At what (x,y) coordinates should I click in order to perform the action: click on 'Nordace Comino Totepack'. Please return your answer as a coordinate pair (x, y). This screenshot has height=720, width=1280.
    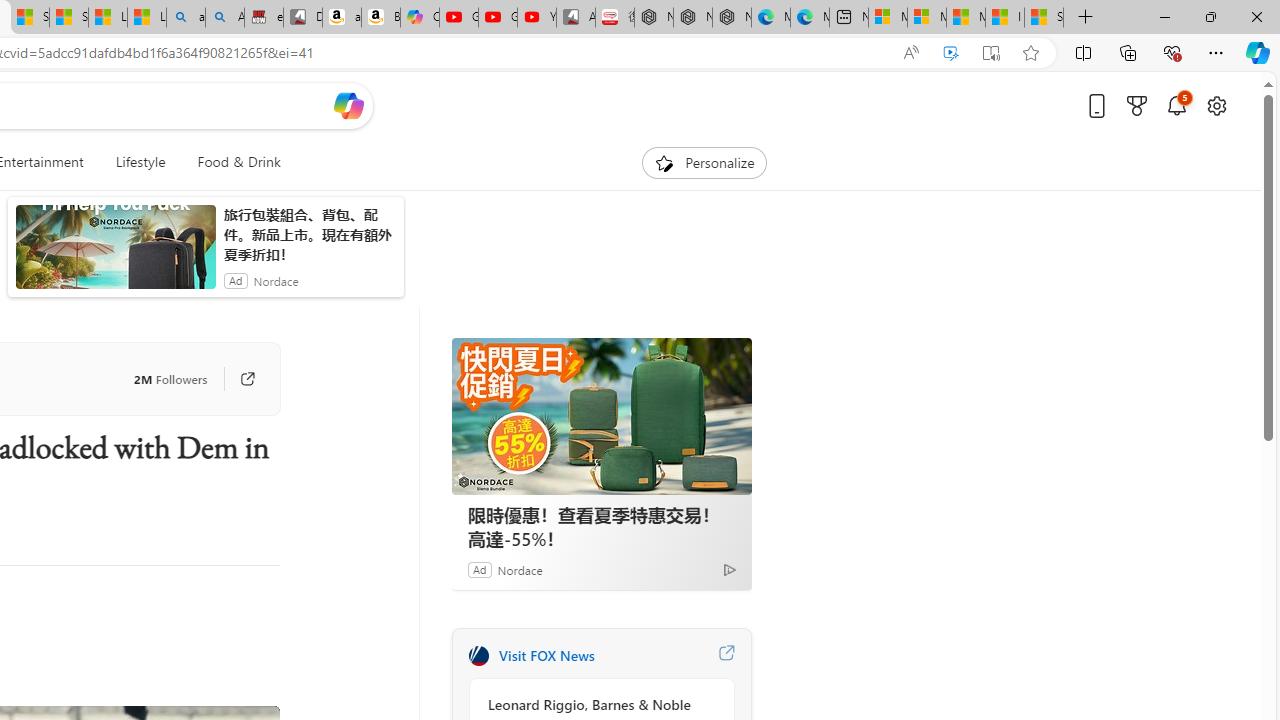
    Looking at the image, I should click on (654, 17).